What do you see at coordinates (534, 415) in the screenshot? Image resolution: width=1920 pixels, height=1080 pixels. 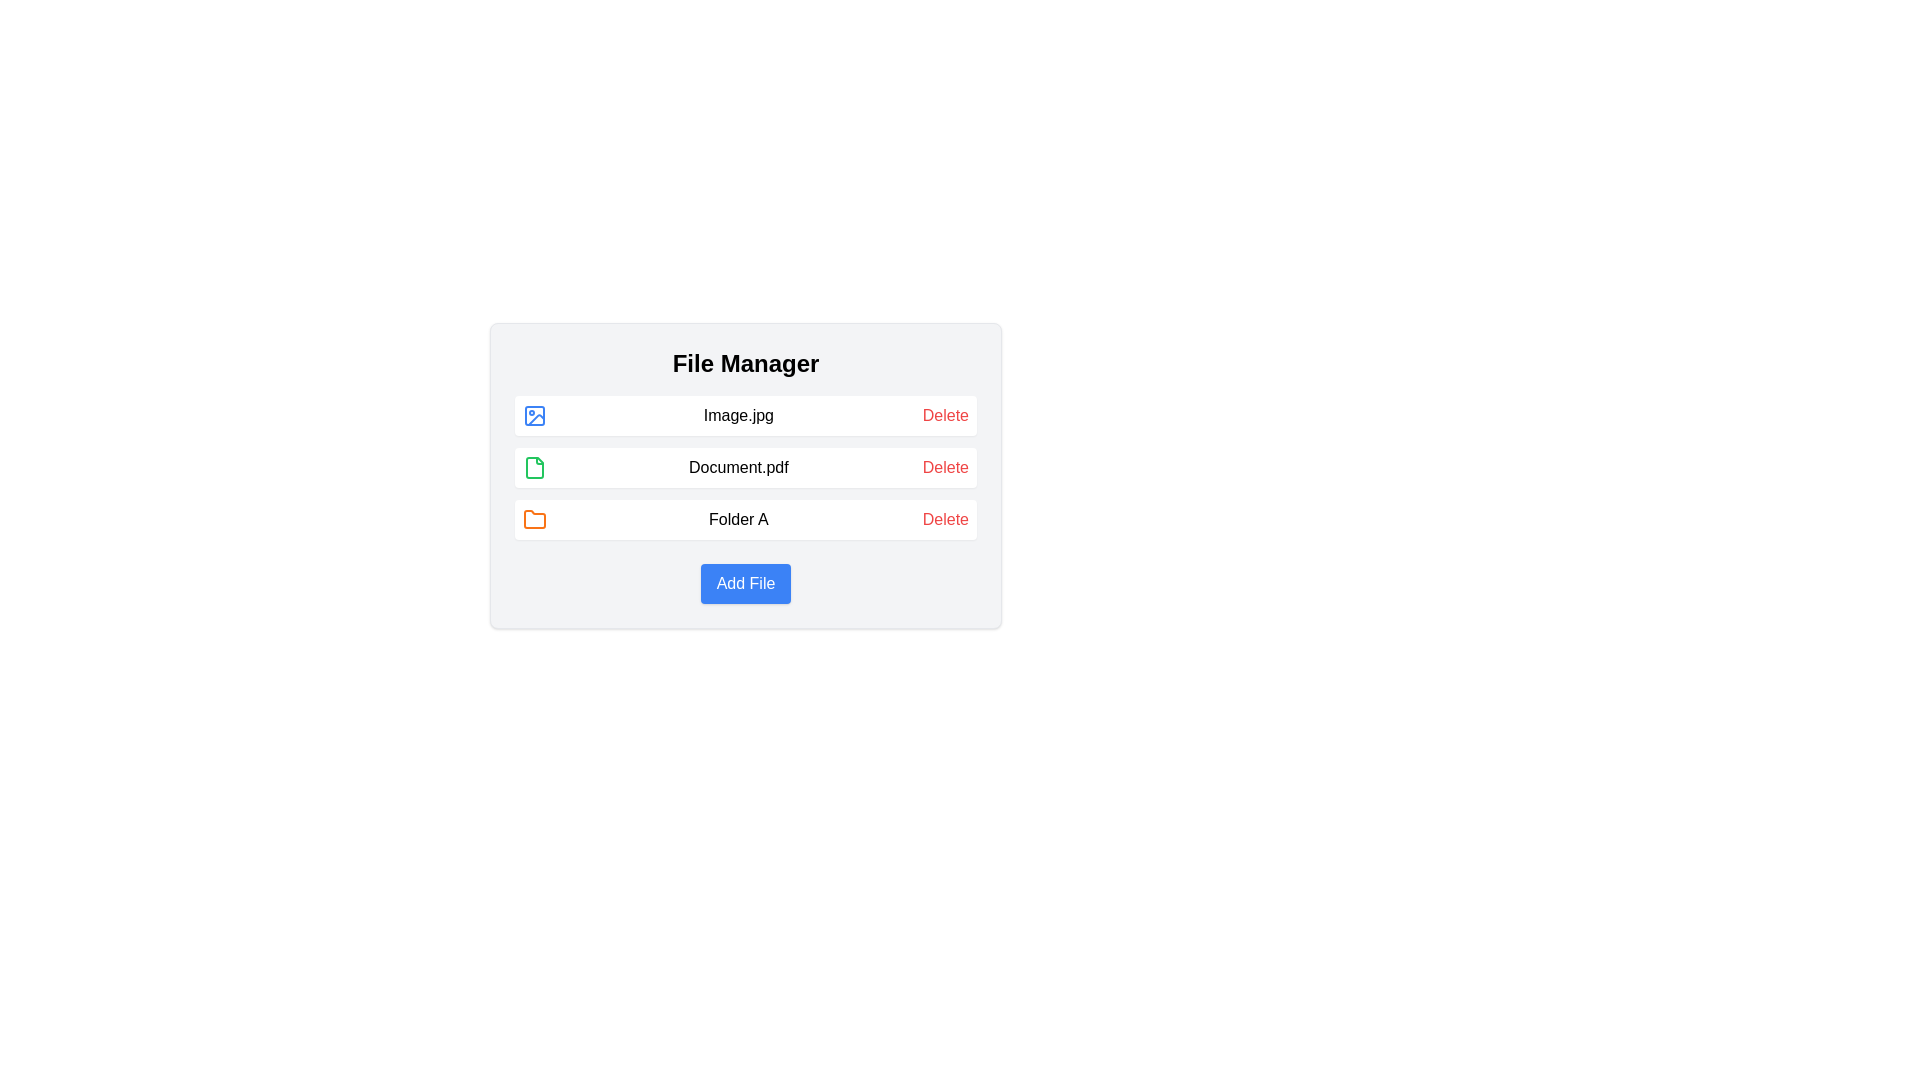 I see `the decorative shape within the SVG file icon that represents an image file, located in the top-left corner of the icon next to 'Image.jpg'` at bounding box center [534, 415].